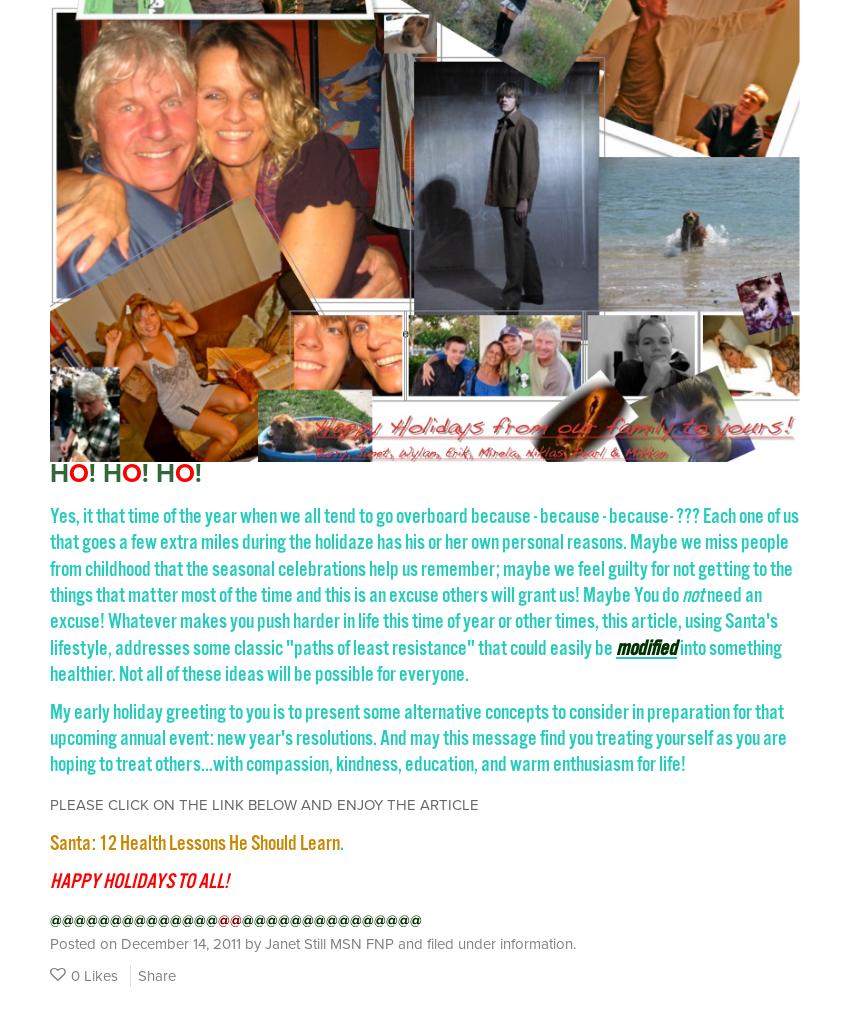 The height and width of the screenshot is (1032, 850). What do you see at coordinates (415, 660) in the screenshot?
I see `'into something healthier. Not all of these ideas will be possible for everyone.'` at bounding box center [415, 660].